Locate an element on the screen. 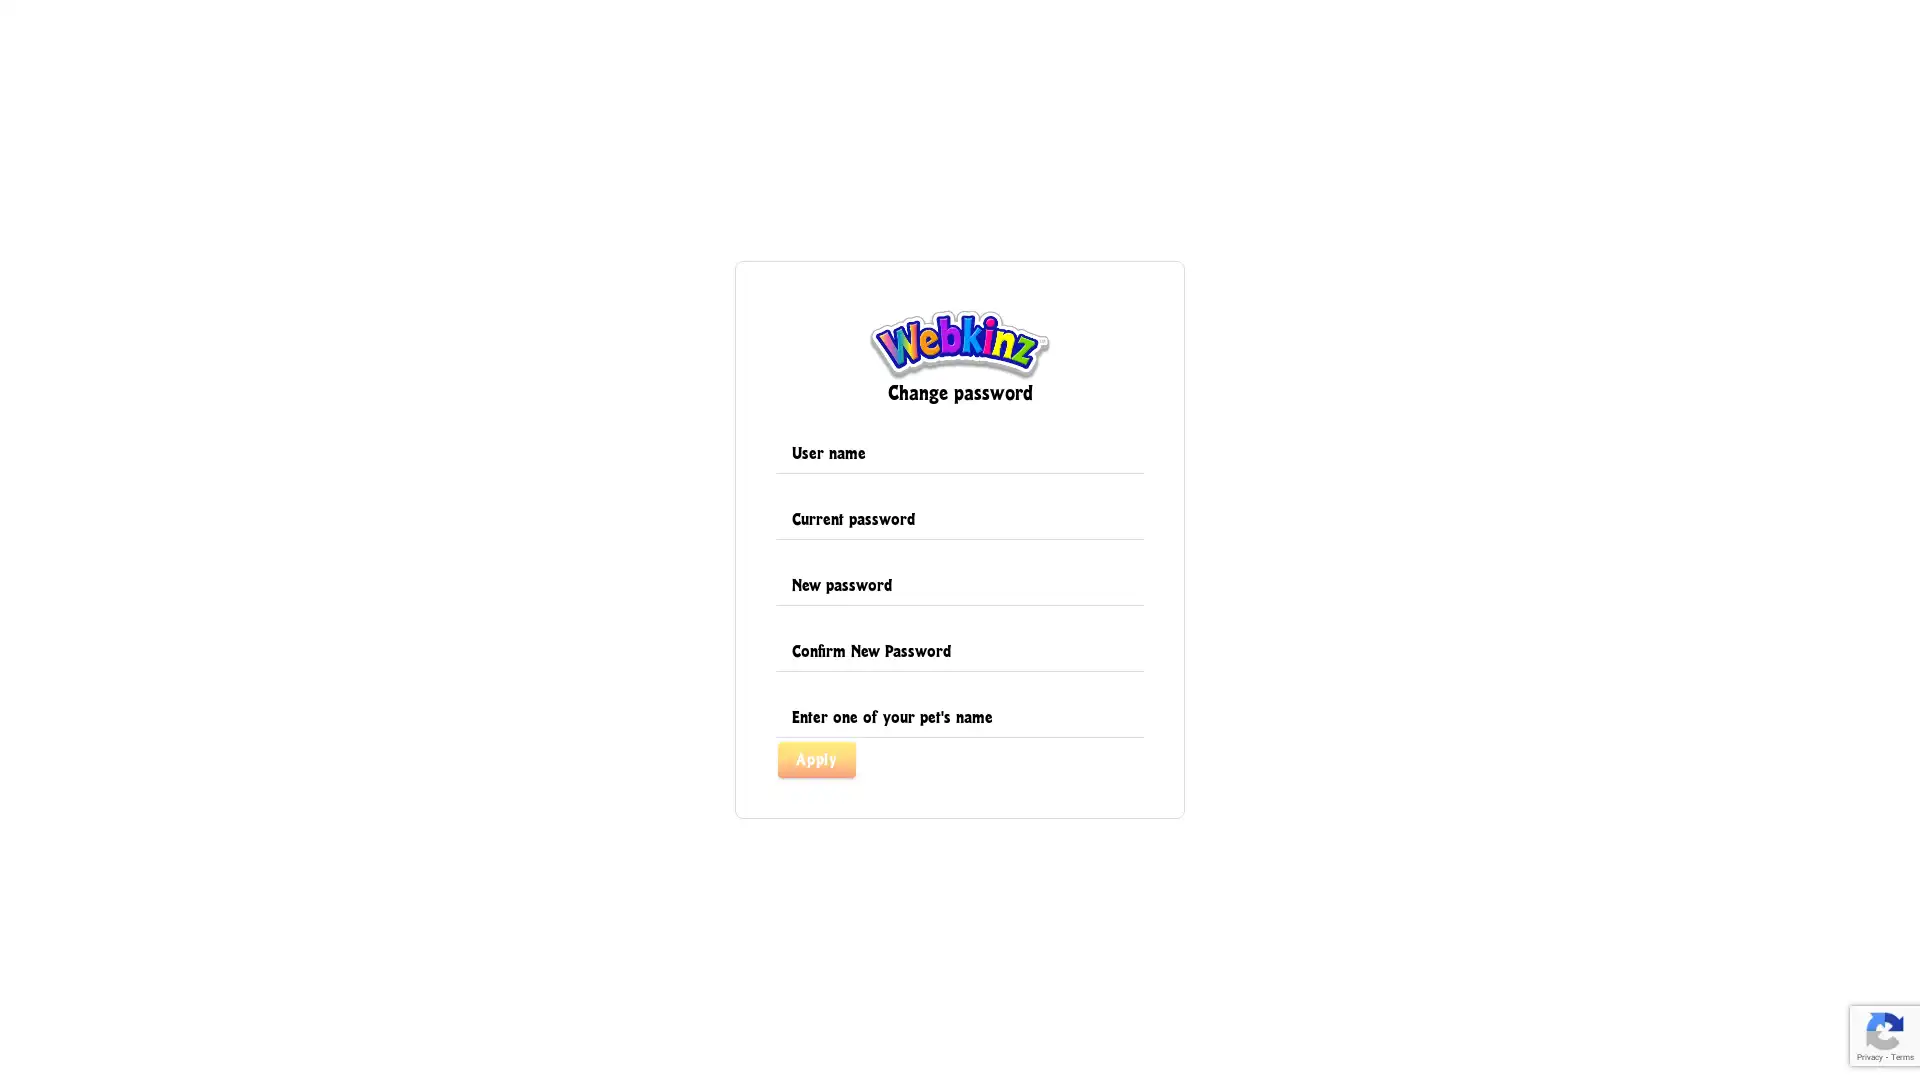 The width and height of the screenshot is (1920, 1080). Apply is located at coordinates (816, 759).